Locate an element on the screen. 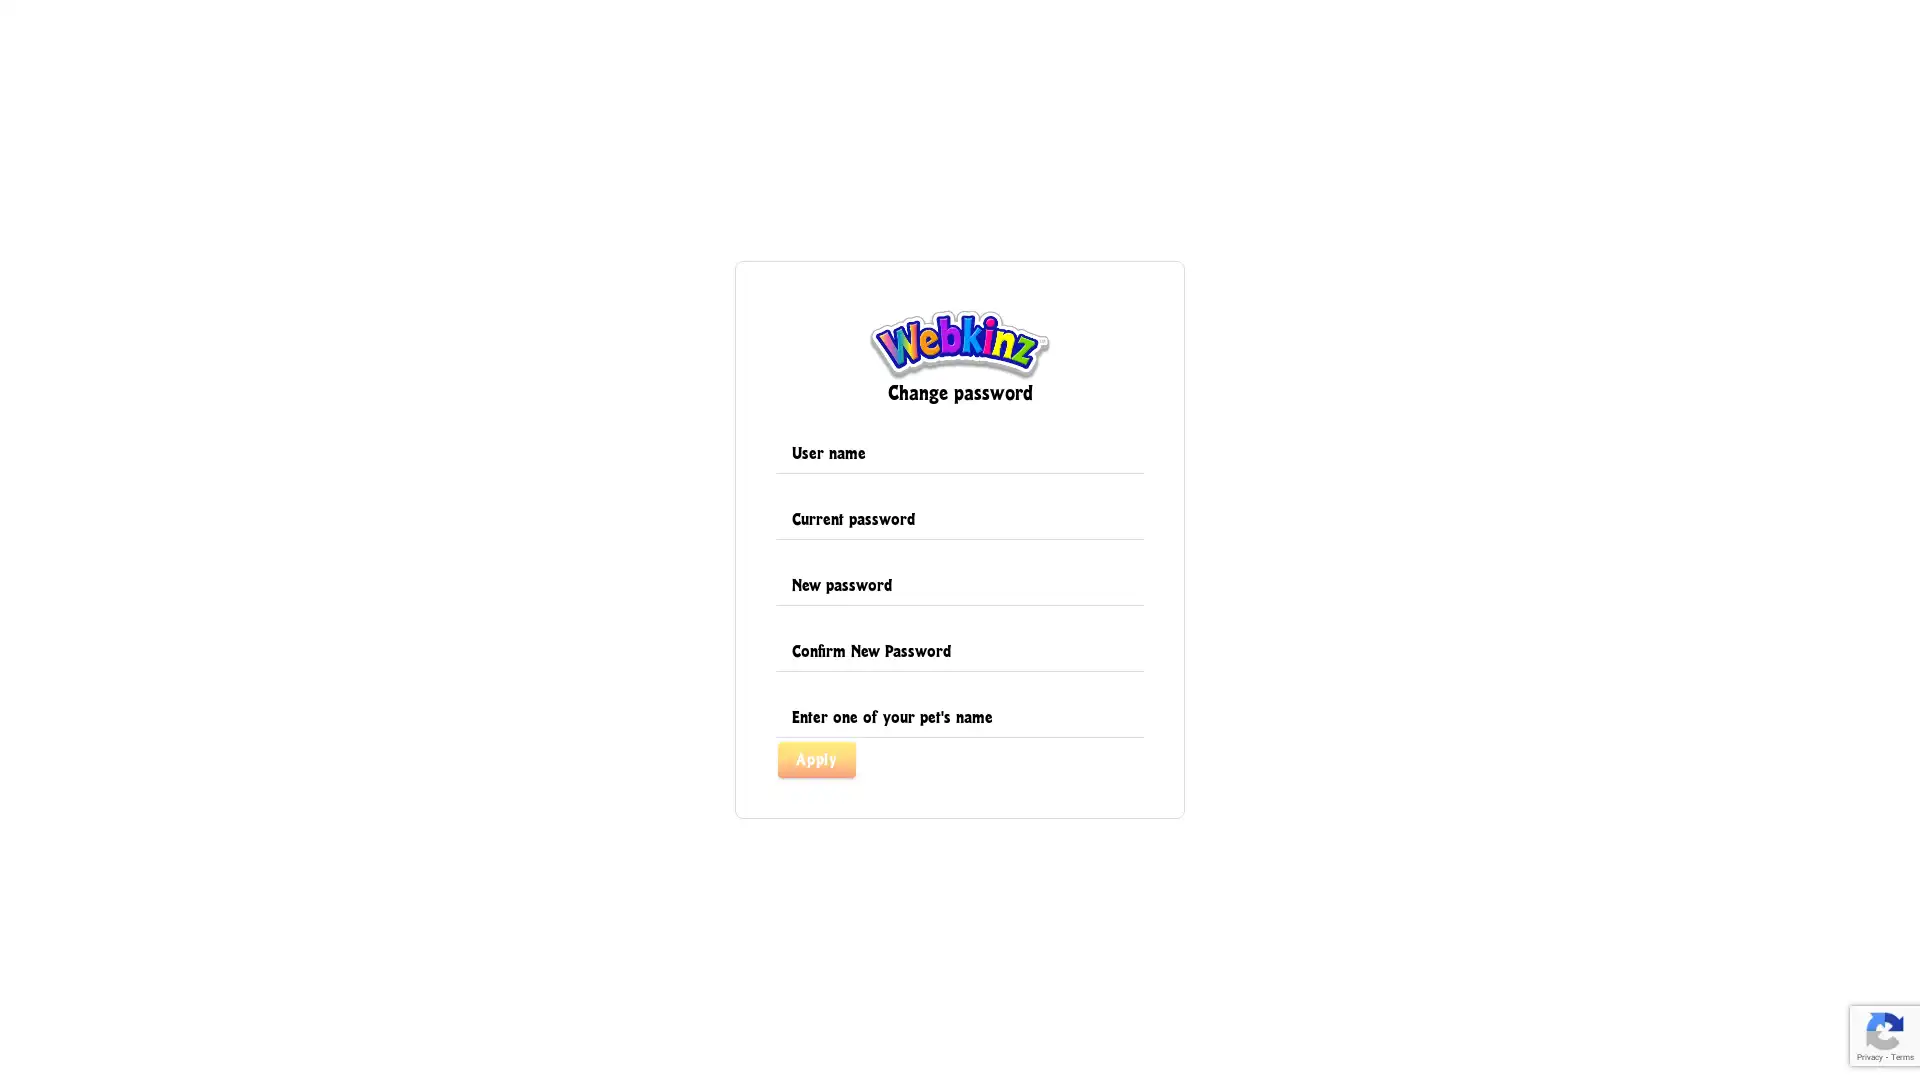 The width and height of the screenshot is (1920, 1080). Apply is located at coordinates (816, 759).